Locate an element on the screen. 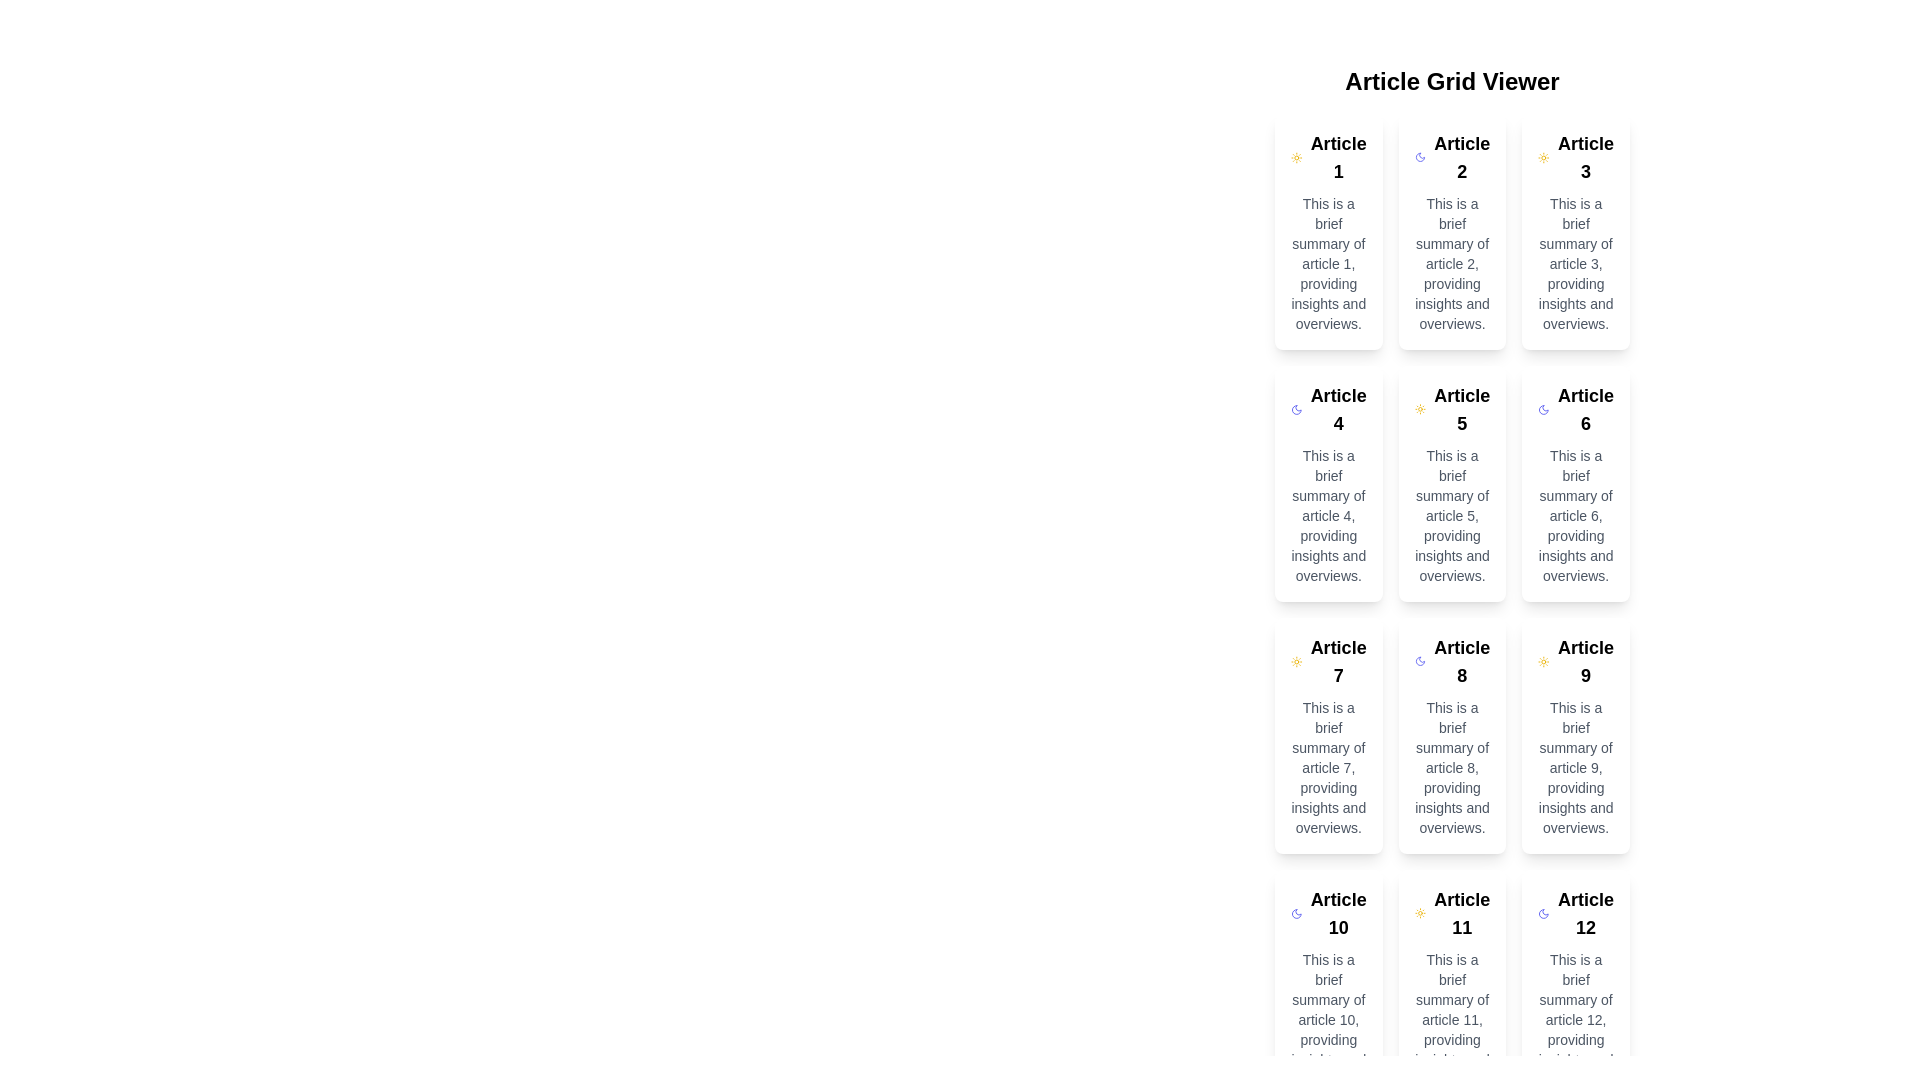 The width and height of the screenshot is (1920, 1080). the moon icon located to the left of the 'Article 4' title in the header section is located at coordinates (1296, 408).